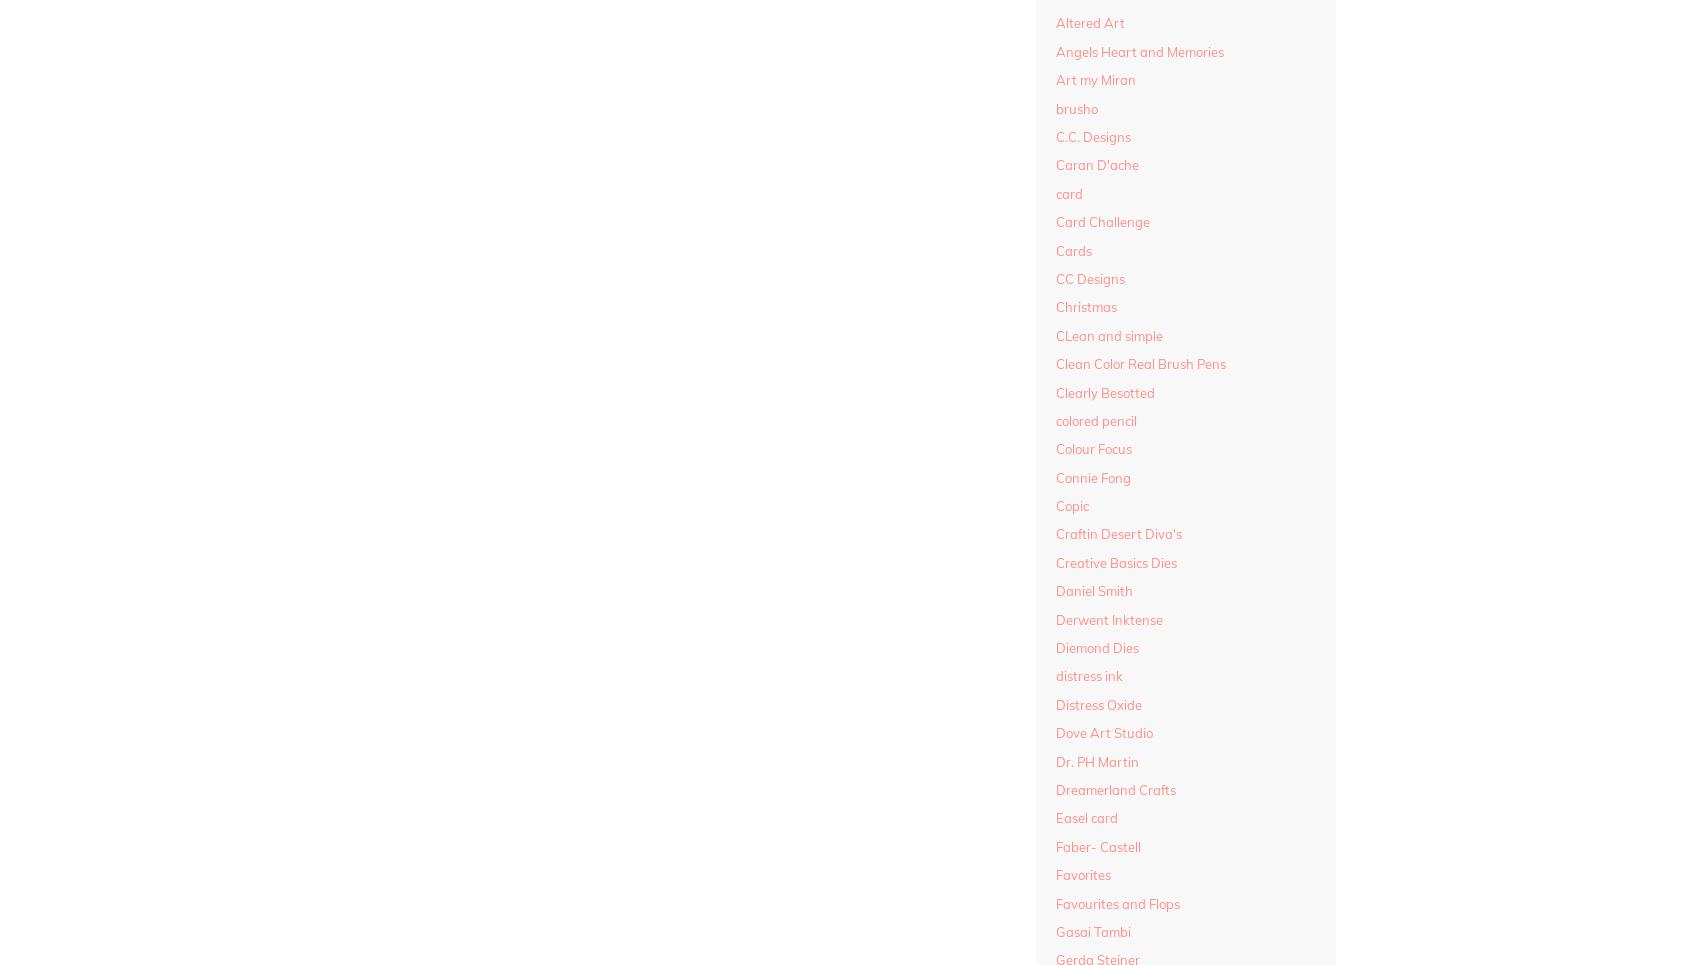 This screenshot has width=1692, height=965. Describe the element at coordinates (1053, 193) in the screenshot. I see `'card'` at that location.